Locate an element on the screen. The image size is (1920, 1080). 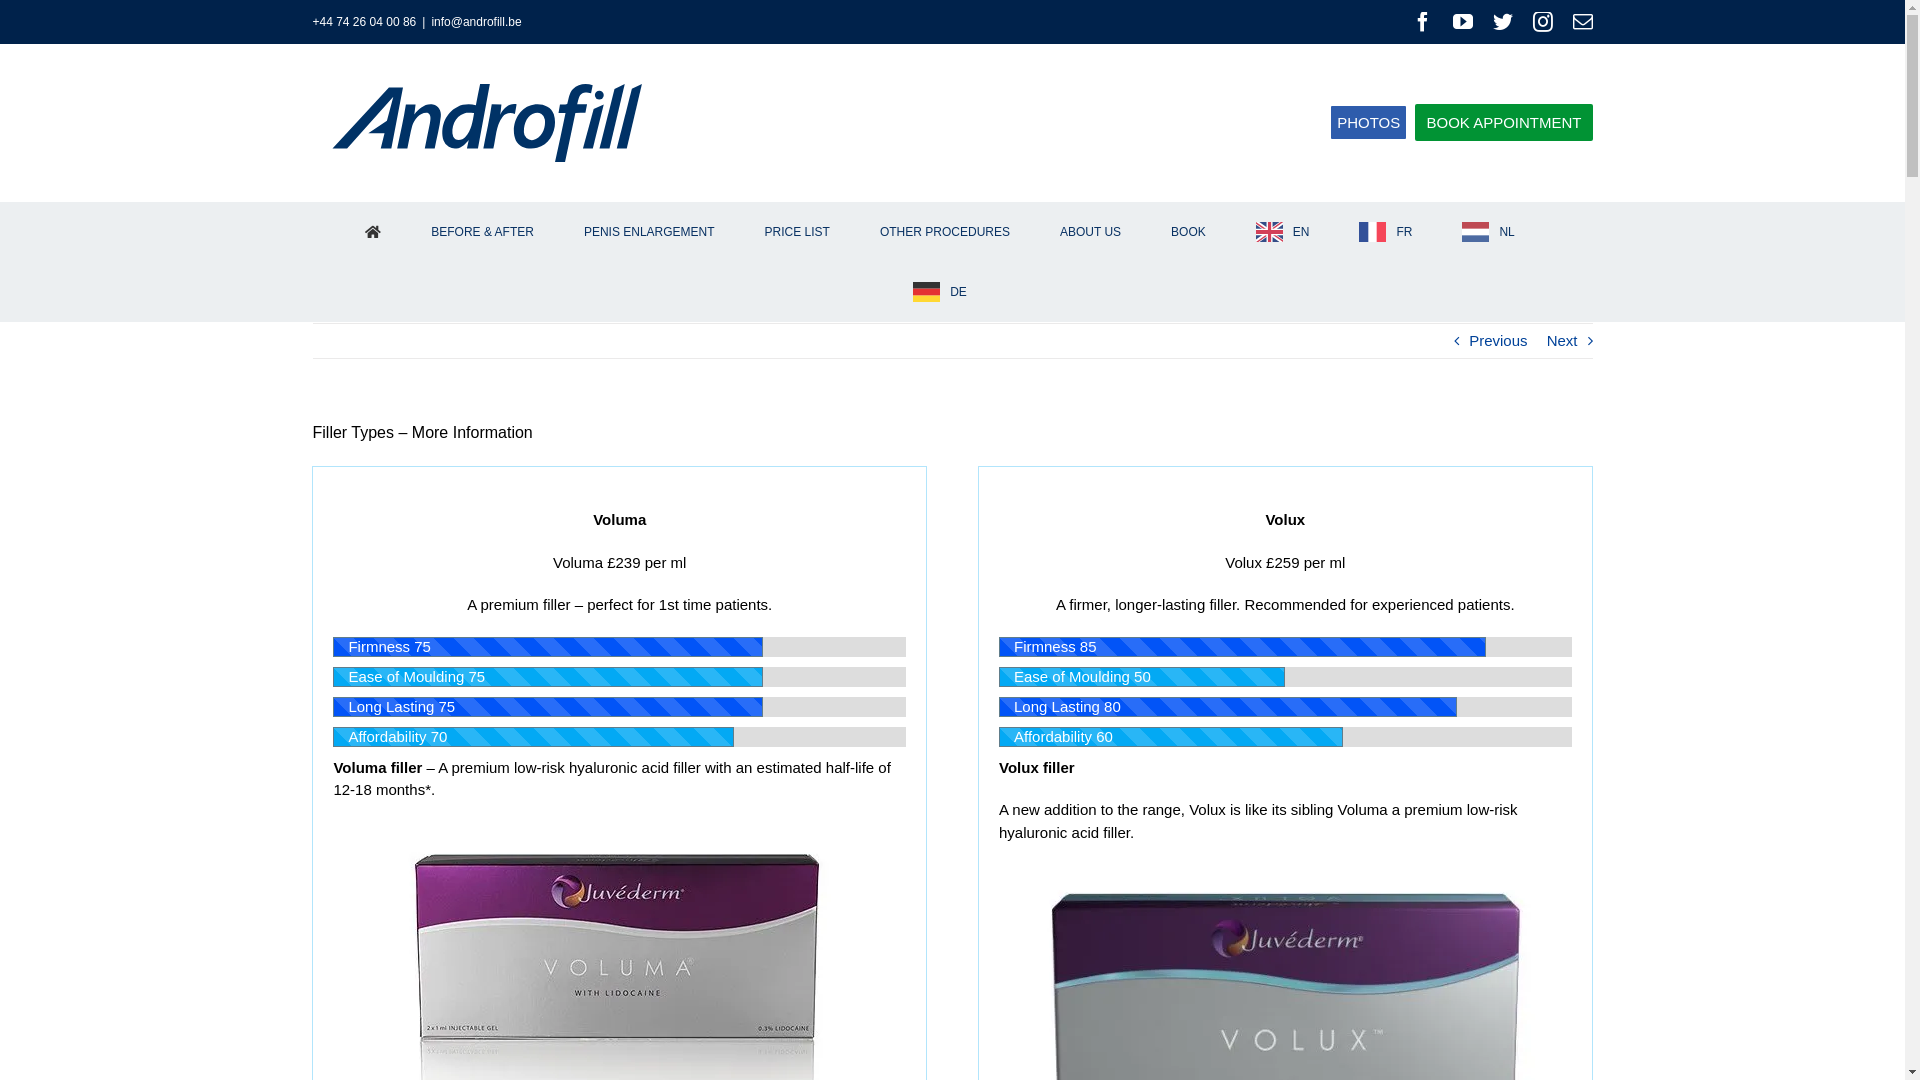
'Facebook' is located at coordinates (1420, 22).